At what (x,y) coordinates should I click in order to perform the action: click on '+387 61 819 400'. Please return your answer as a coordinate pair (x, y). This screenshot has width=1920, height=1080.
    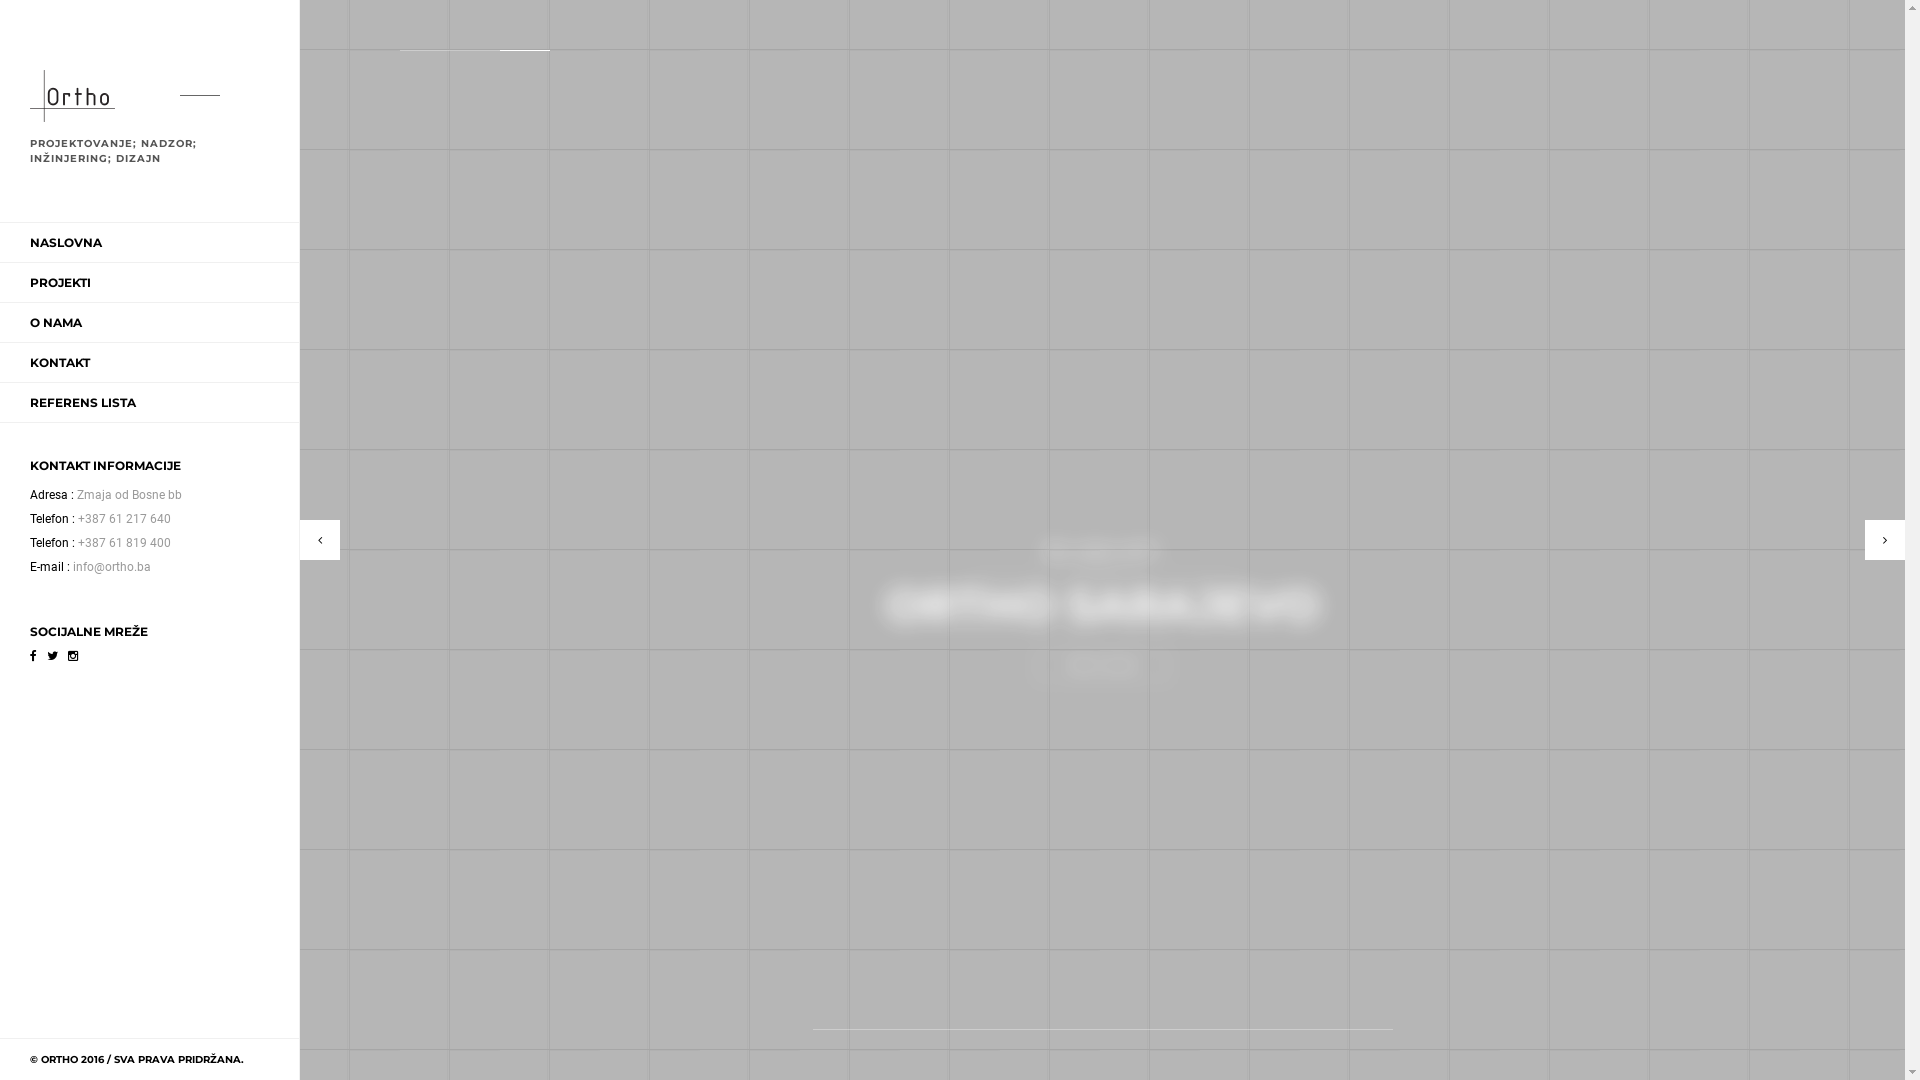
    Looking at the image, I should click on (119, 543).